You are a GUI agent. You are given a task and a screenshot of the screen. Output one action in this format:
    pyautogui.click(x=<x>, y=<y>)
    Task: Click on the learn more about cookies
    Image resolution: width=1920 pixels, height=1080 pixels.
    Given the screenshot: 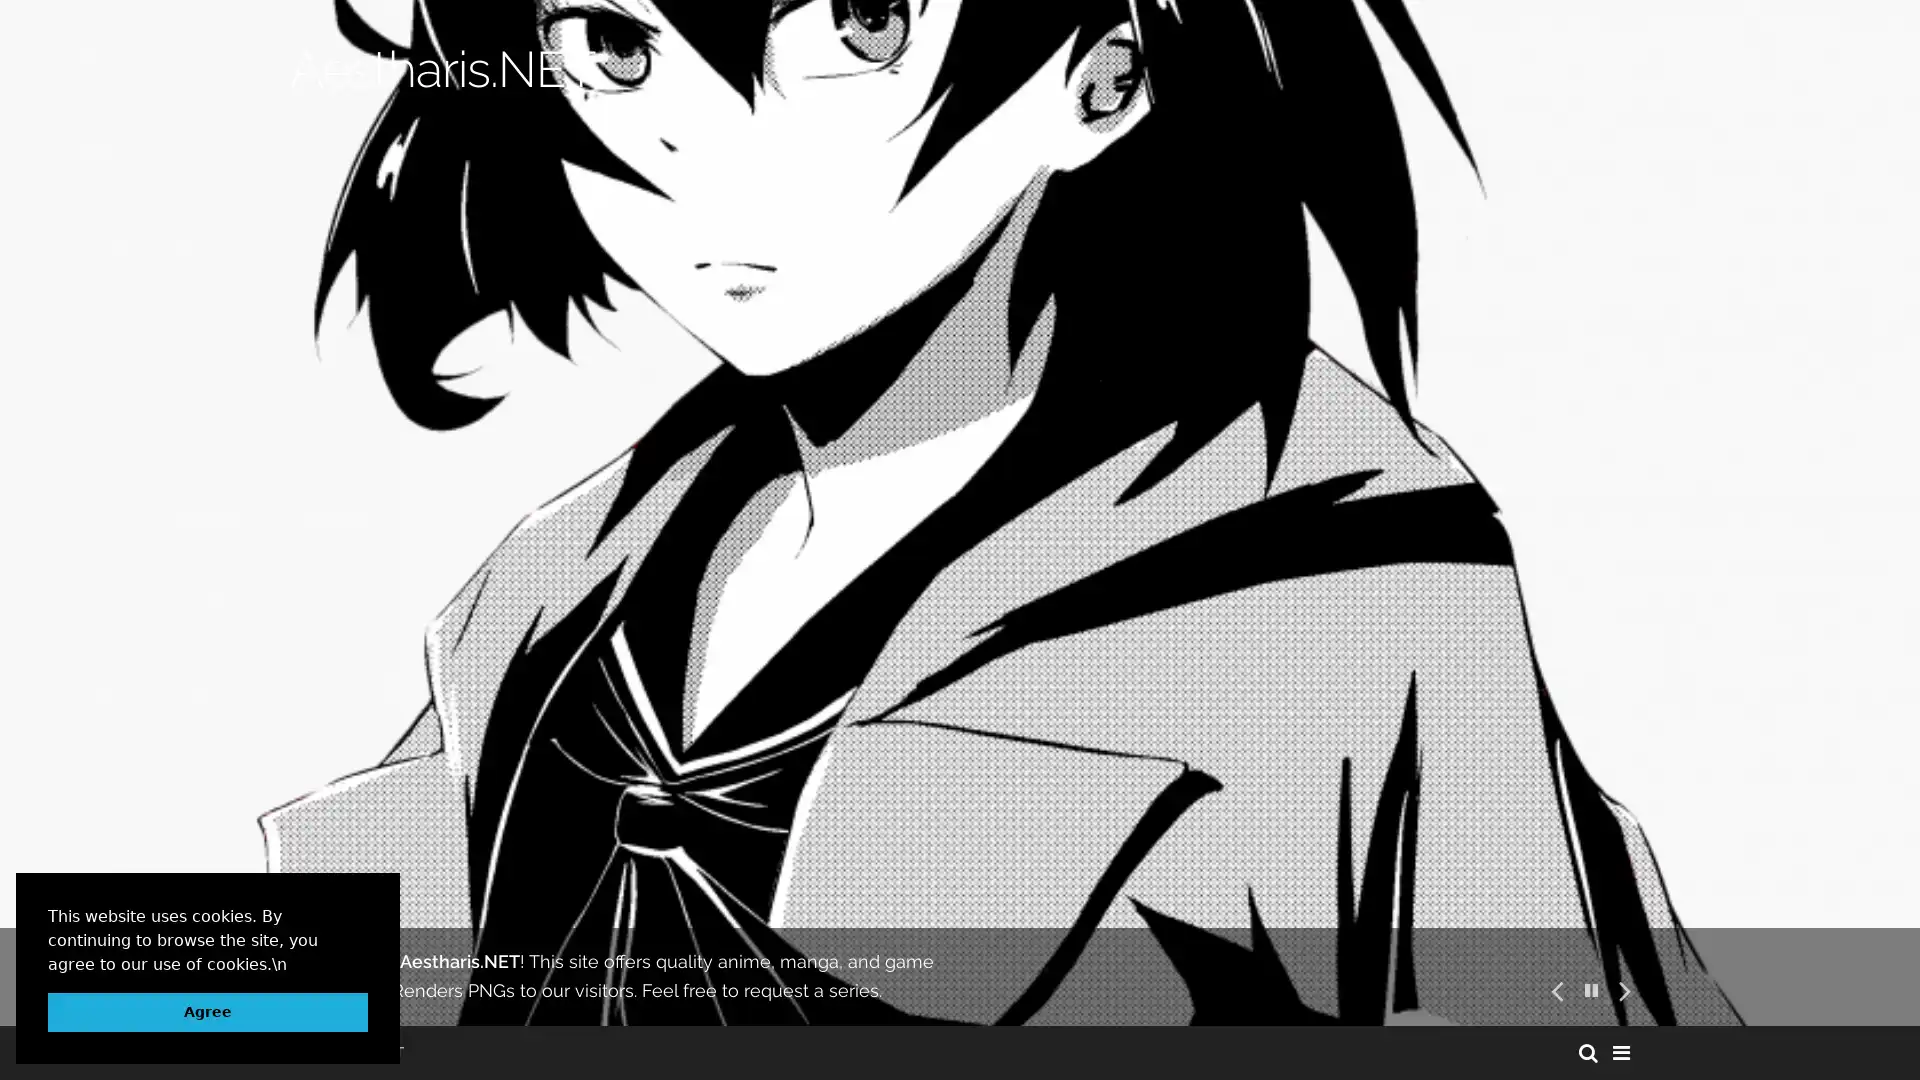 What is the action you would take?
    pyautogui.click(x=293, y=964)
    